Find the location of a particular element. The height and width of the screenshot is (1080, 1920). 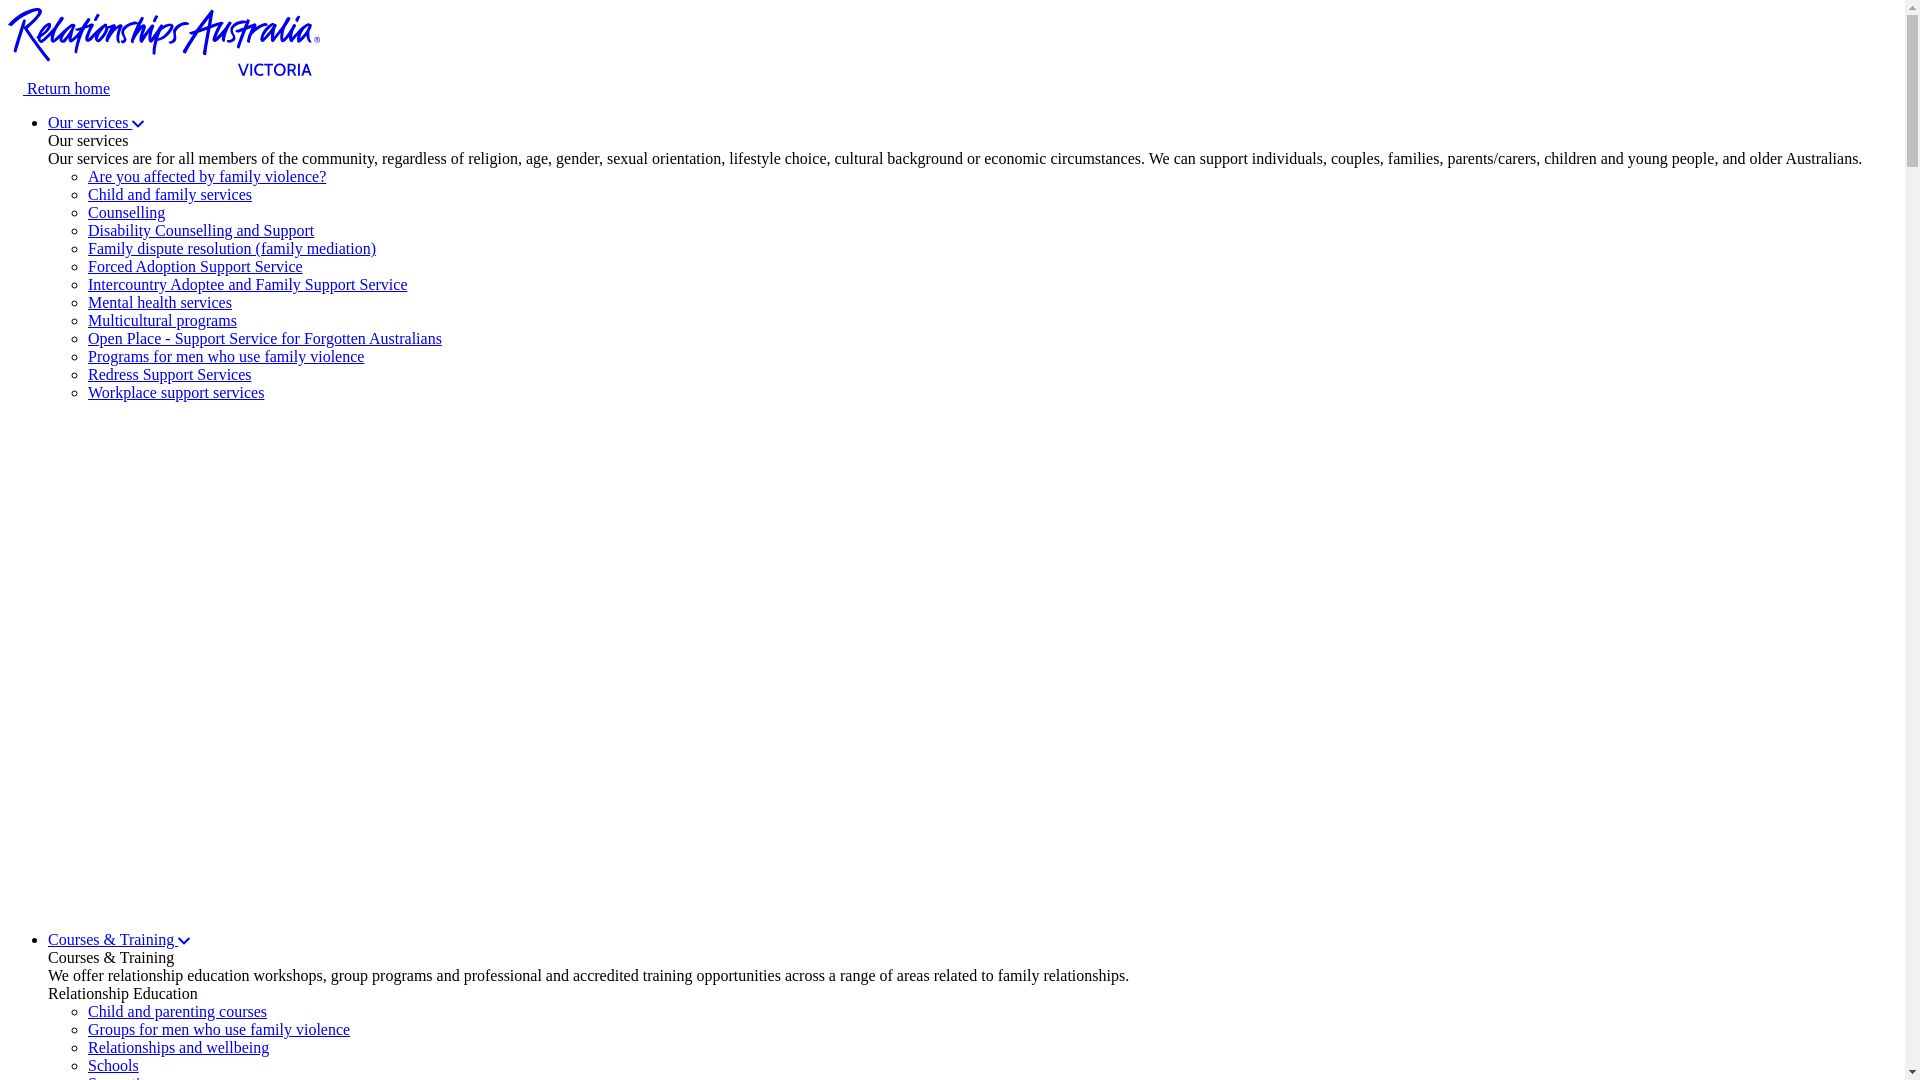

'Redress Support Services' is located at coordinates (169, 374).